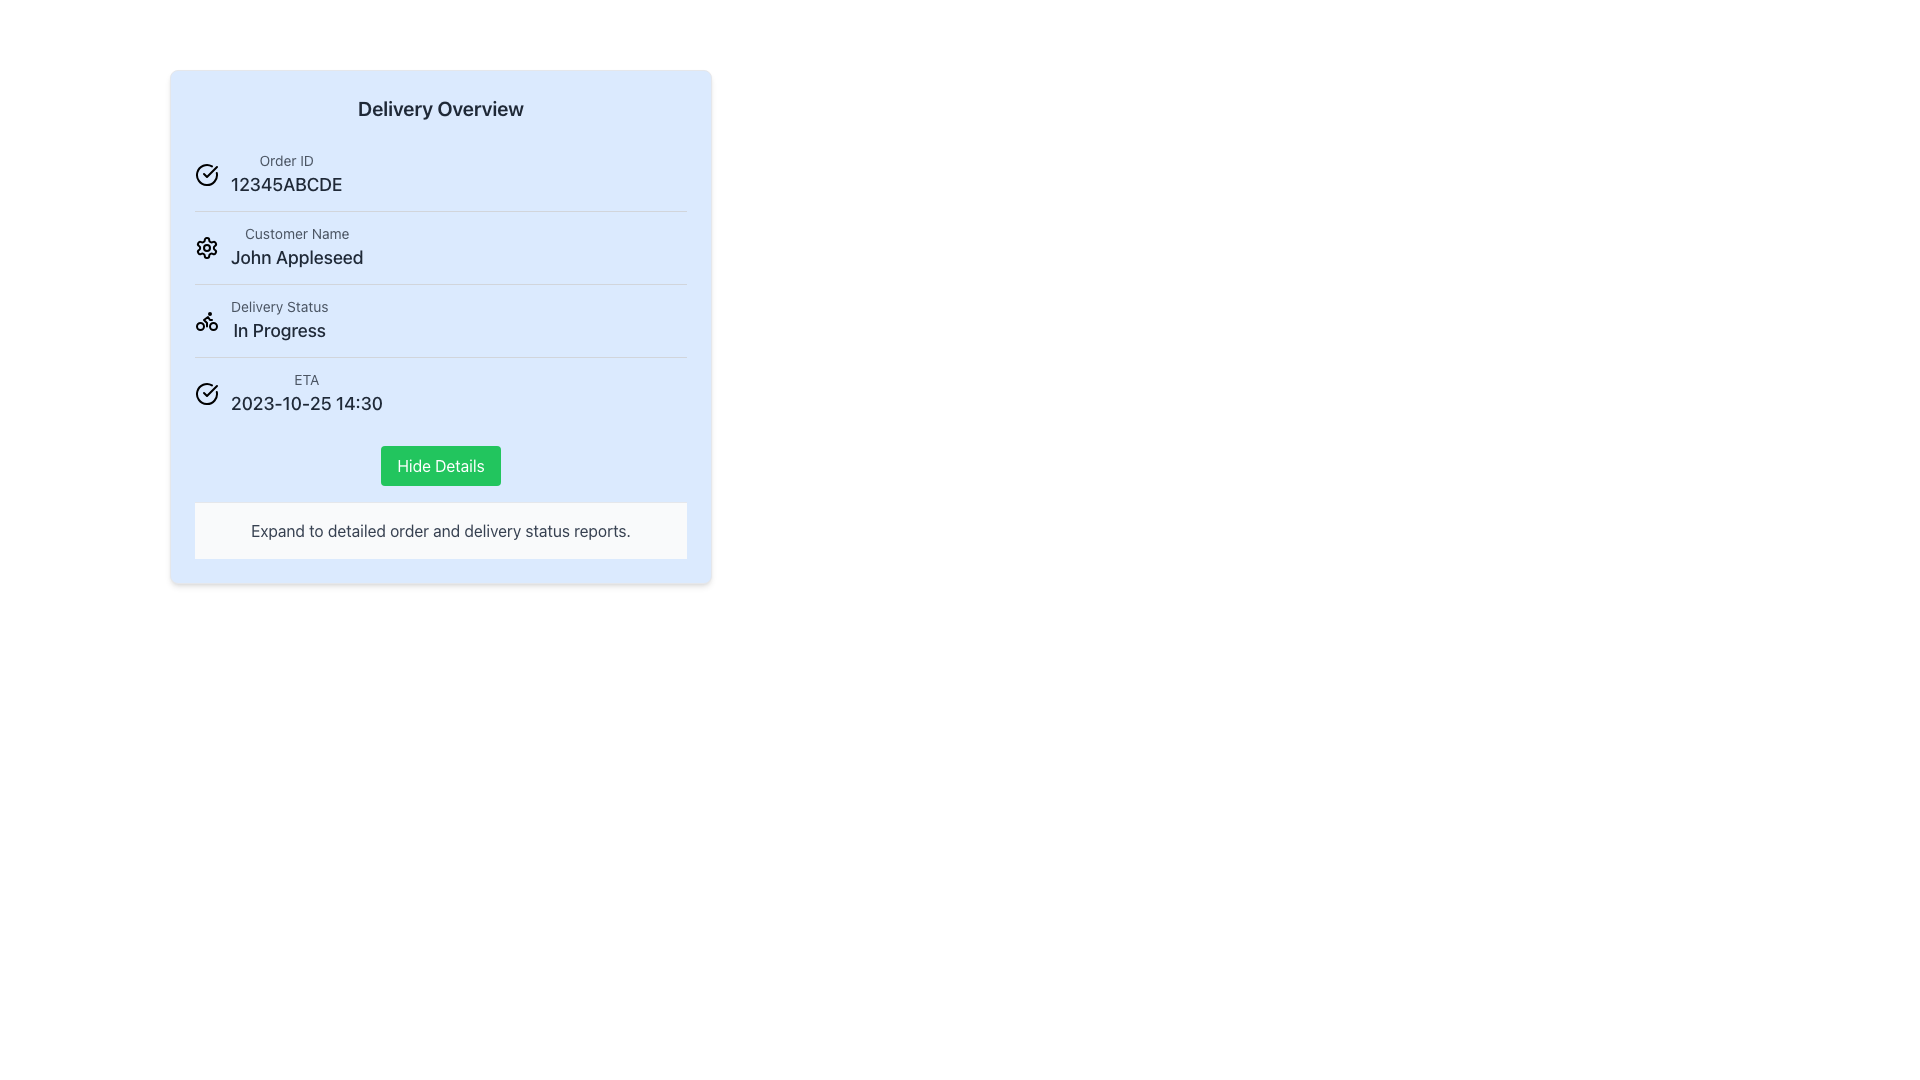 The width and height of the screenshot is (1920, 1080). Describe the element at coordinates (285, 173) in the screenshot. I see `the order identifier text display, which shows the order number '12345ABCDE' located near the top of the Delivery Overview section` at that location.